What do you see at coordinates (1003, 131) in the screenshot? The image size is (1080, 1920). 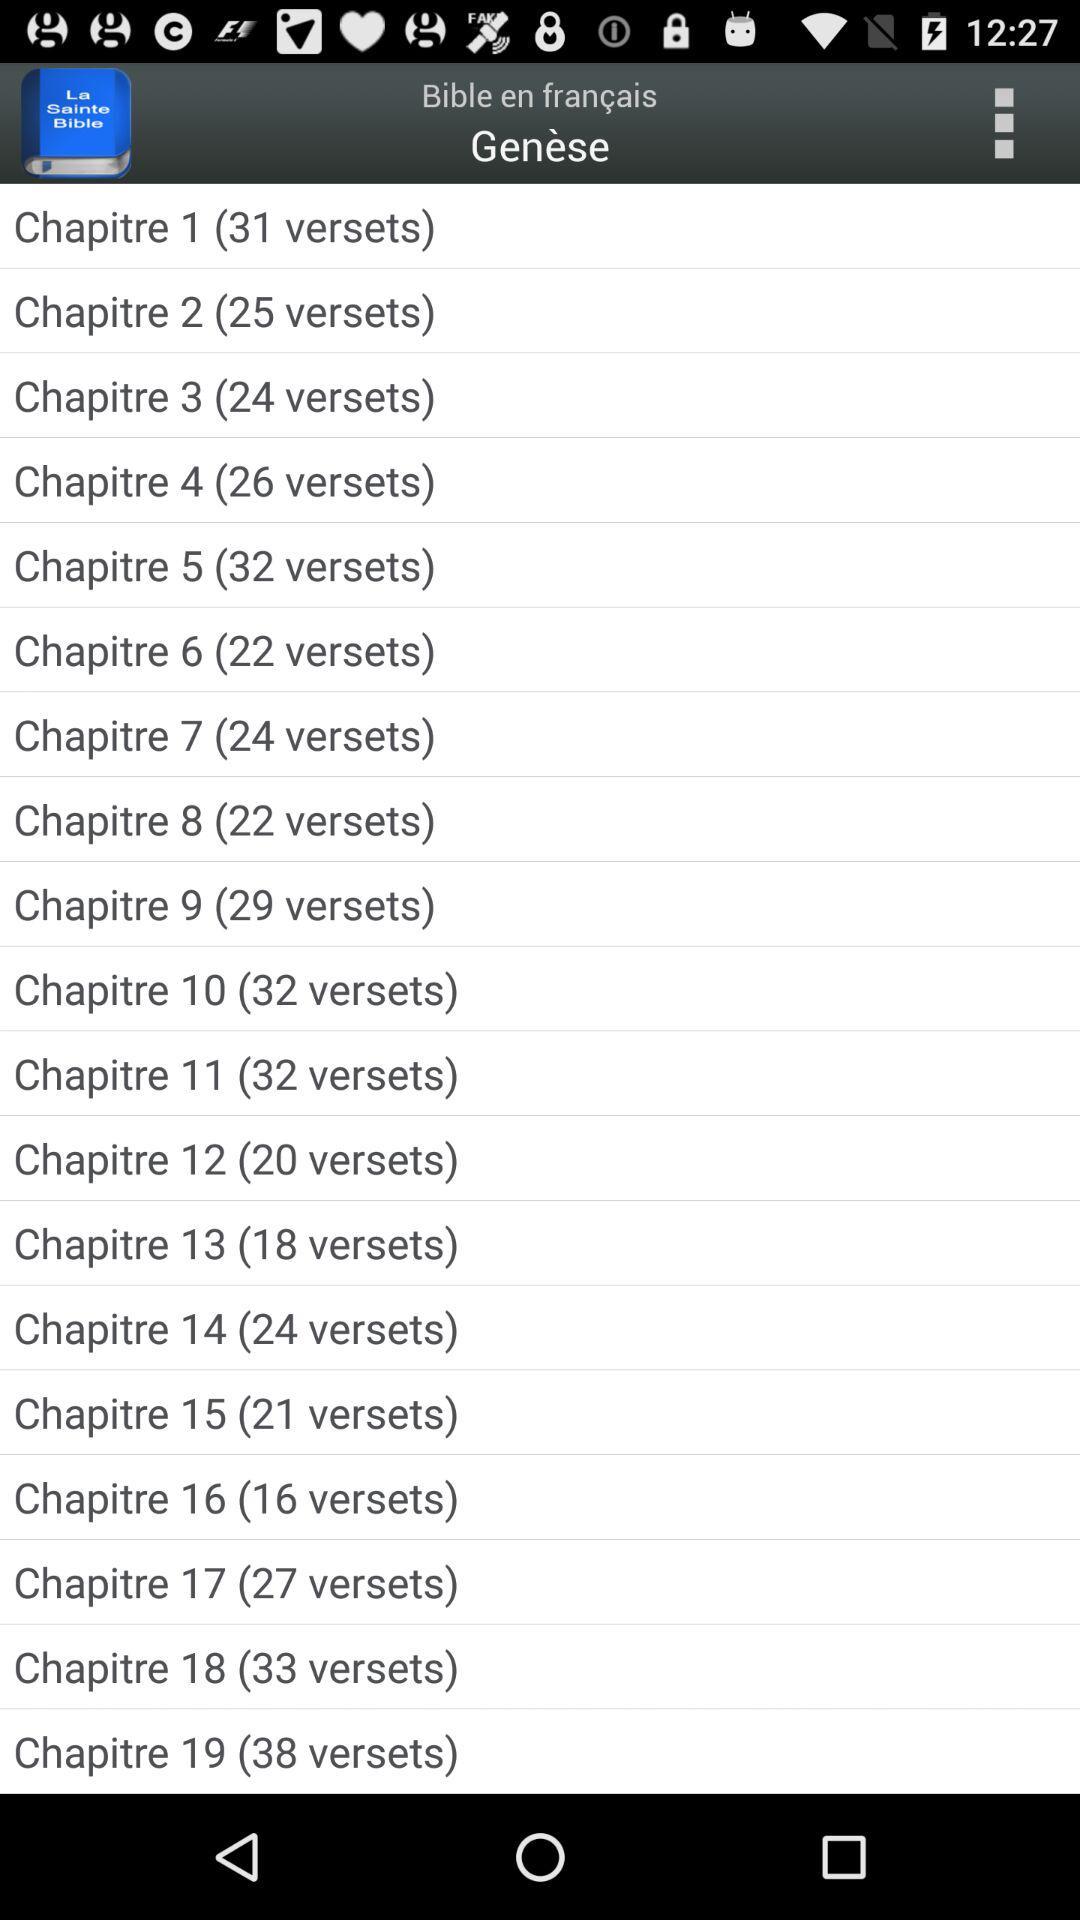 I see `the more icon` at bounding box center [1003, 131].